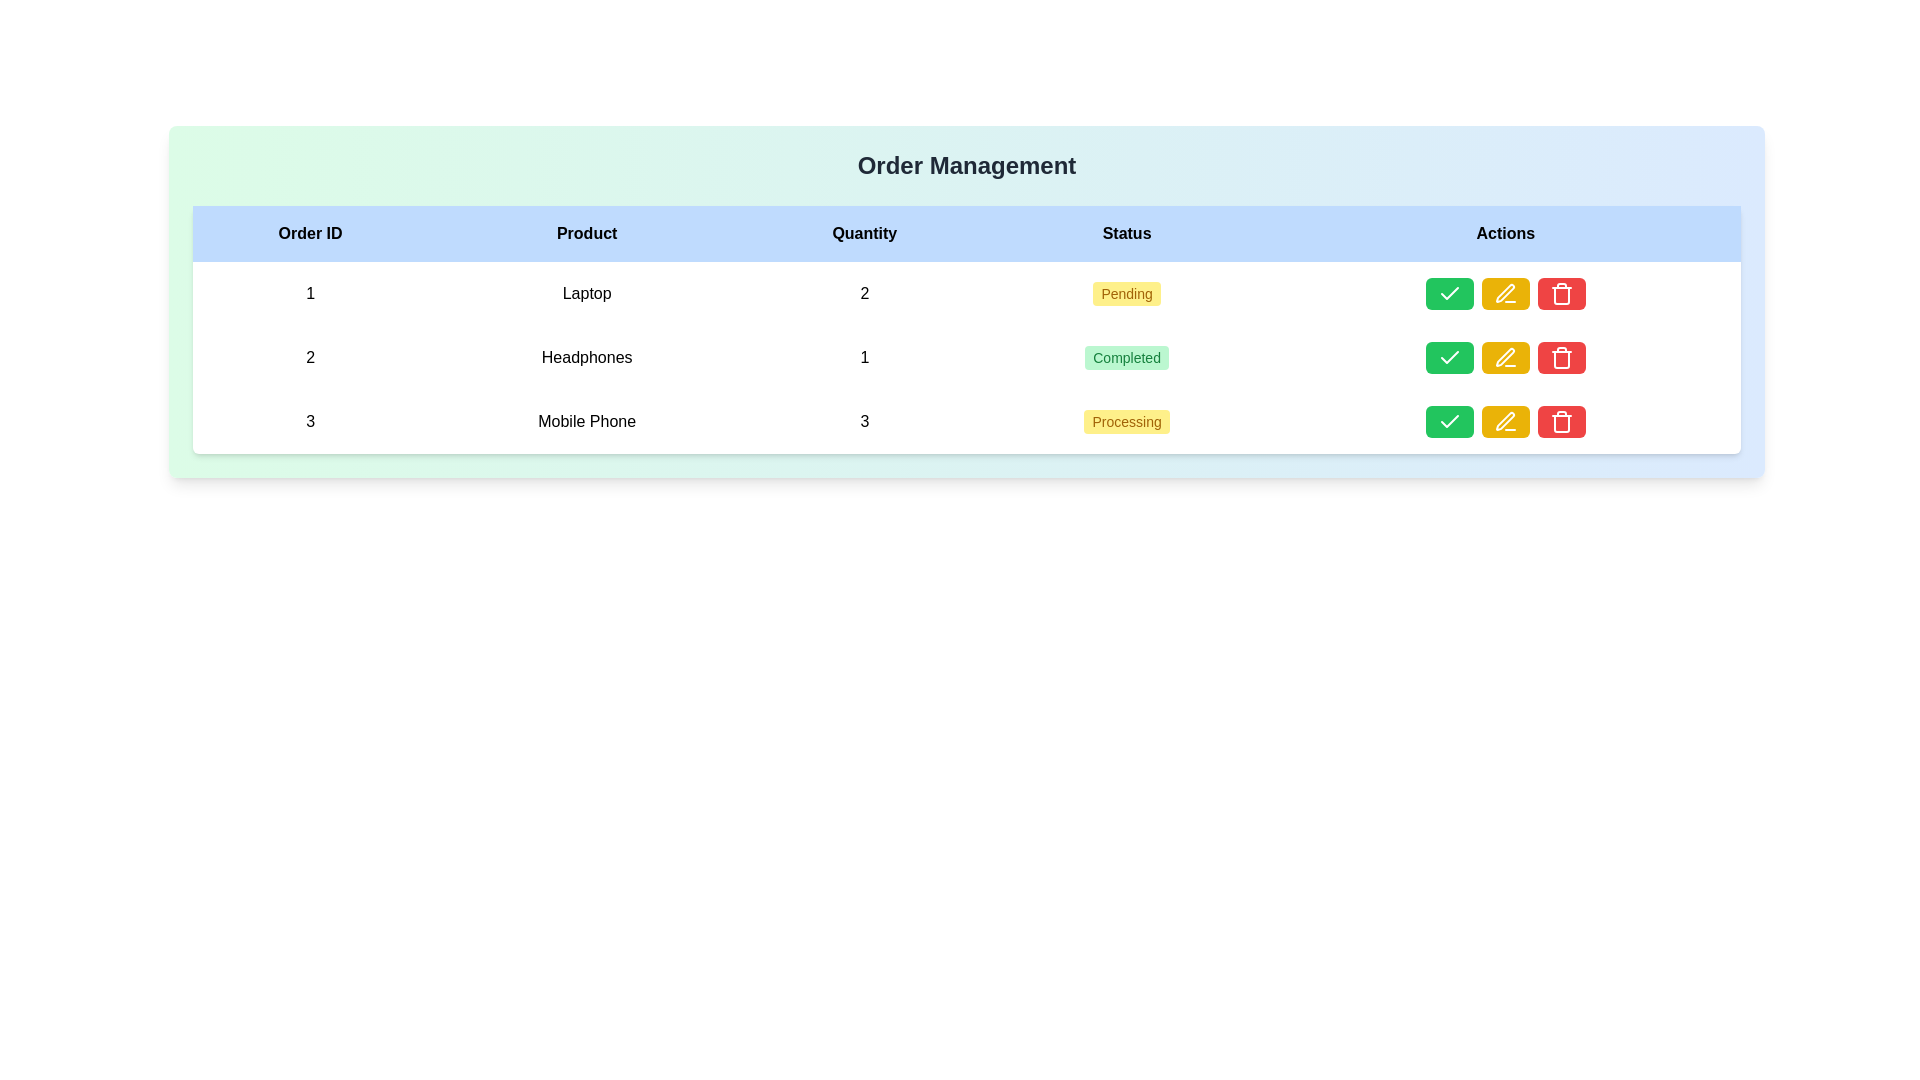  I want to click on the text label reading 'Mobile Phone' located in the 'Product' column of the table for Order ID 3, so click(586, 420).